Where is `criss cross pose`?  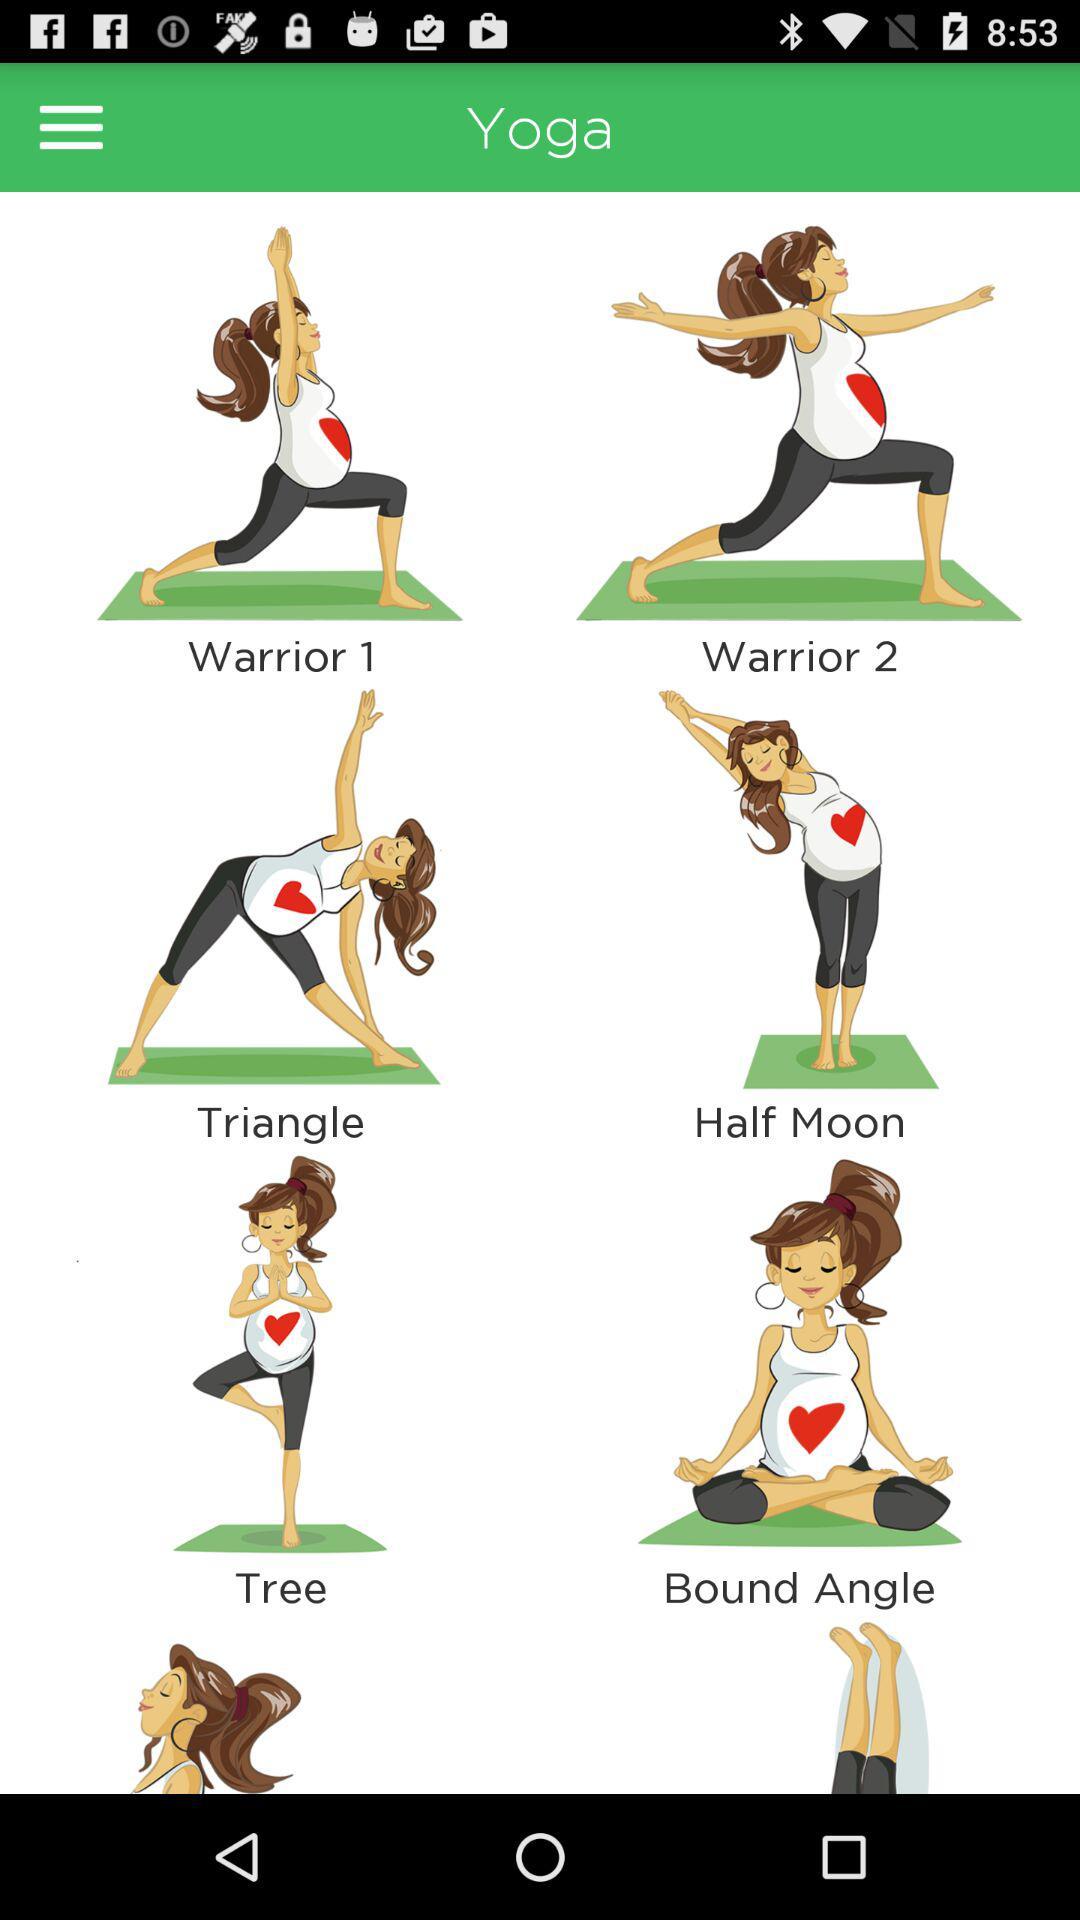
criss cross pose is located at coordinates (798, 1354).